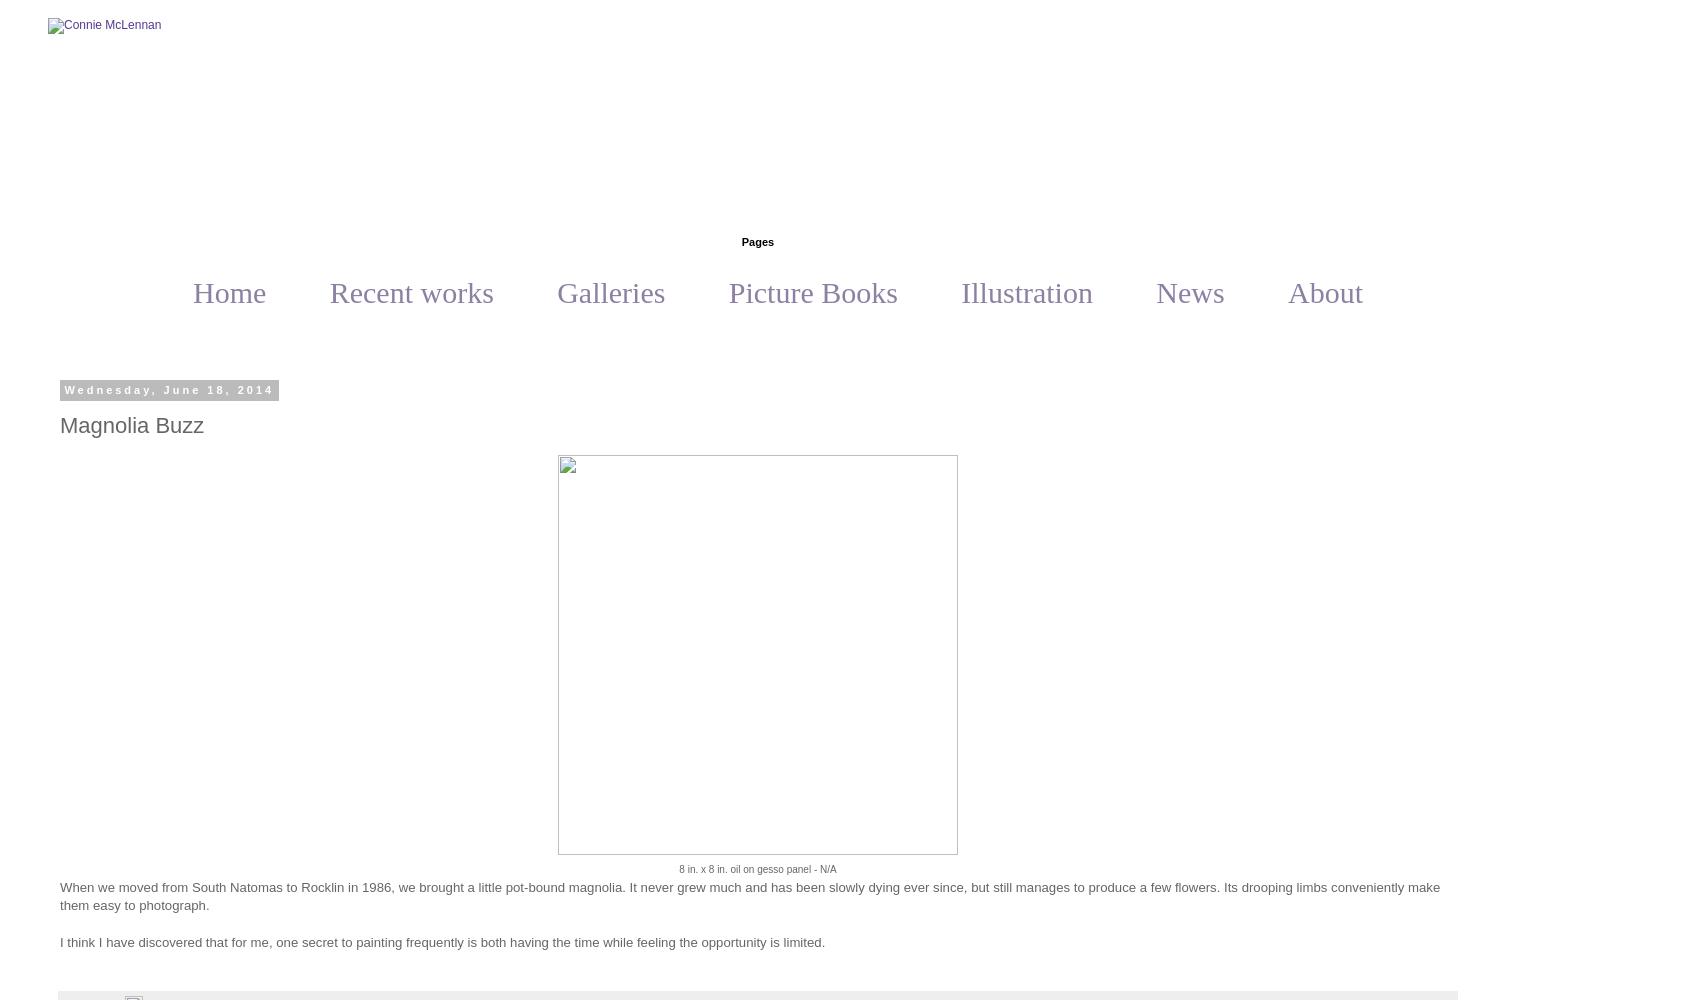 The image size is (1708, 1000). What do you see at coordinates (442, 941) in the screenshot?
I see `'I think I have discovered that for me, one secret to painting frequently is both having the time while feeling the opportunity is limited.'` at bounding box center [442, 941].